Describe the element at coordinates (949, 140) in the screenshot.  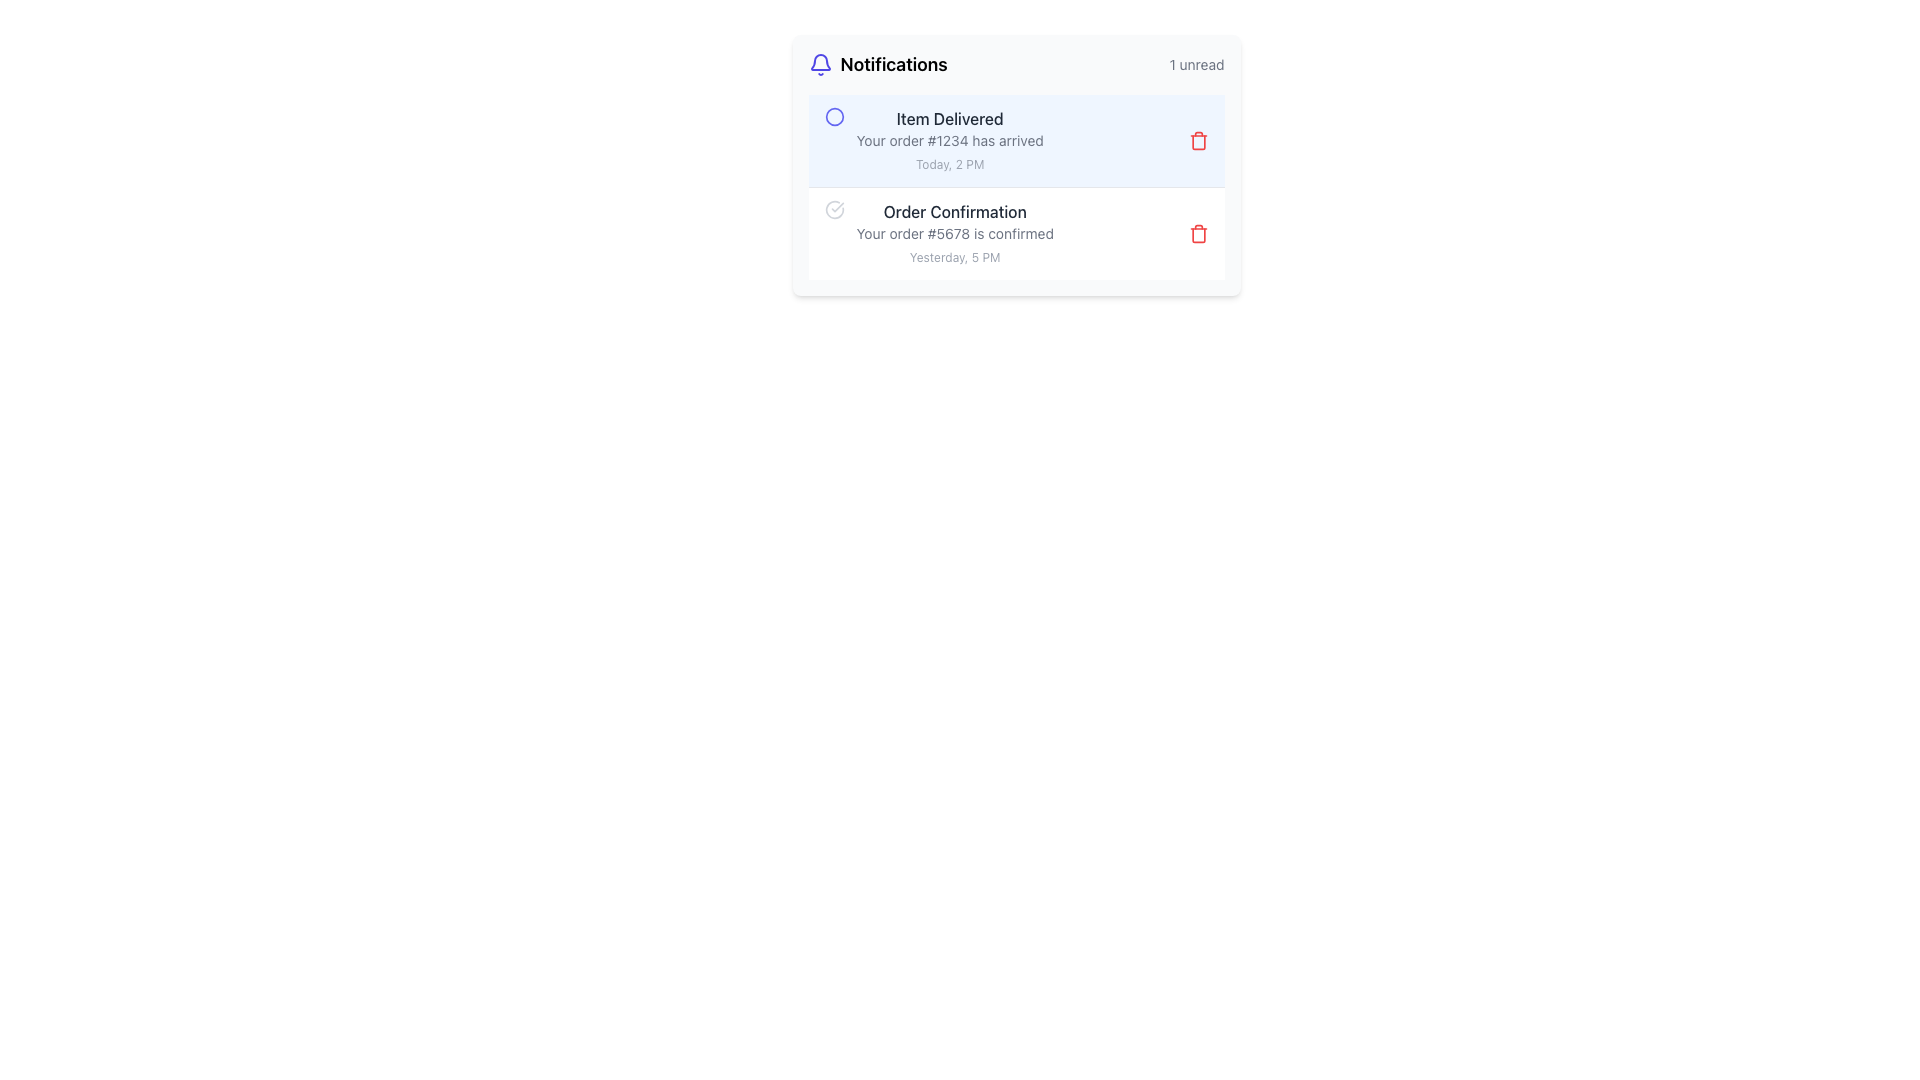
I see `the Notification card that indicates 'Item Delivered'` at that location.